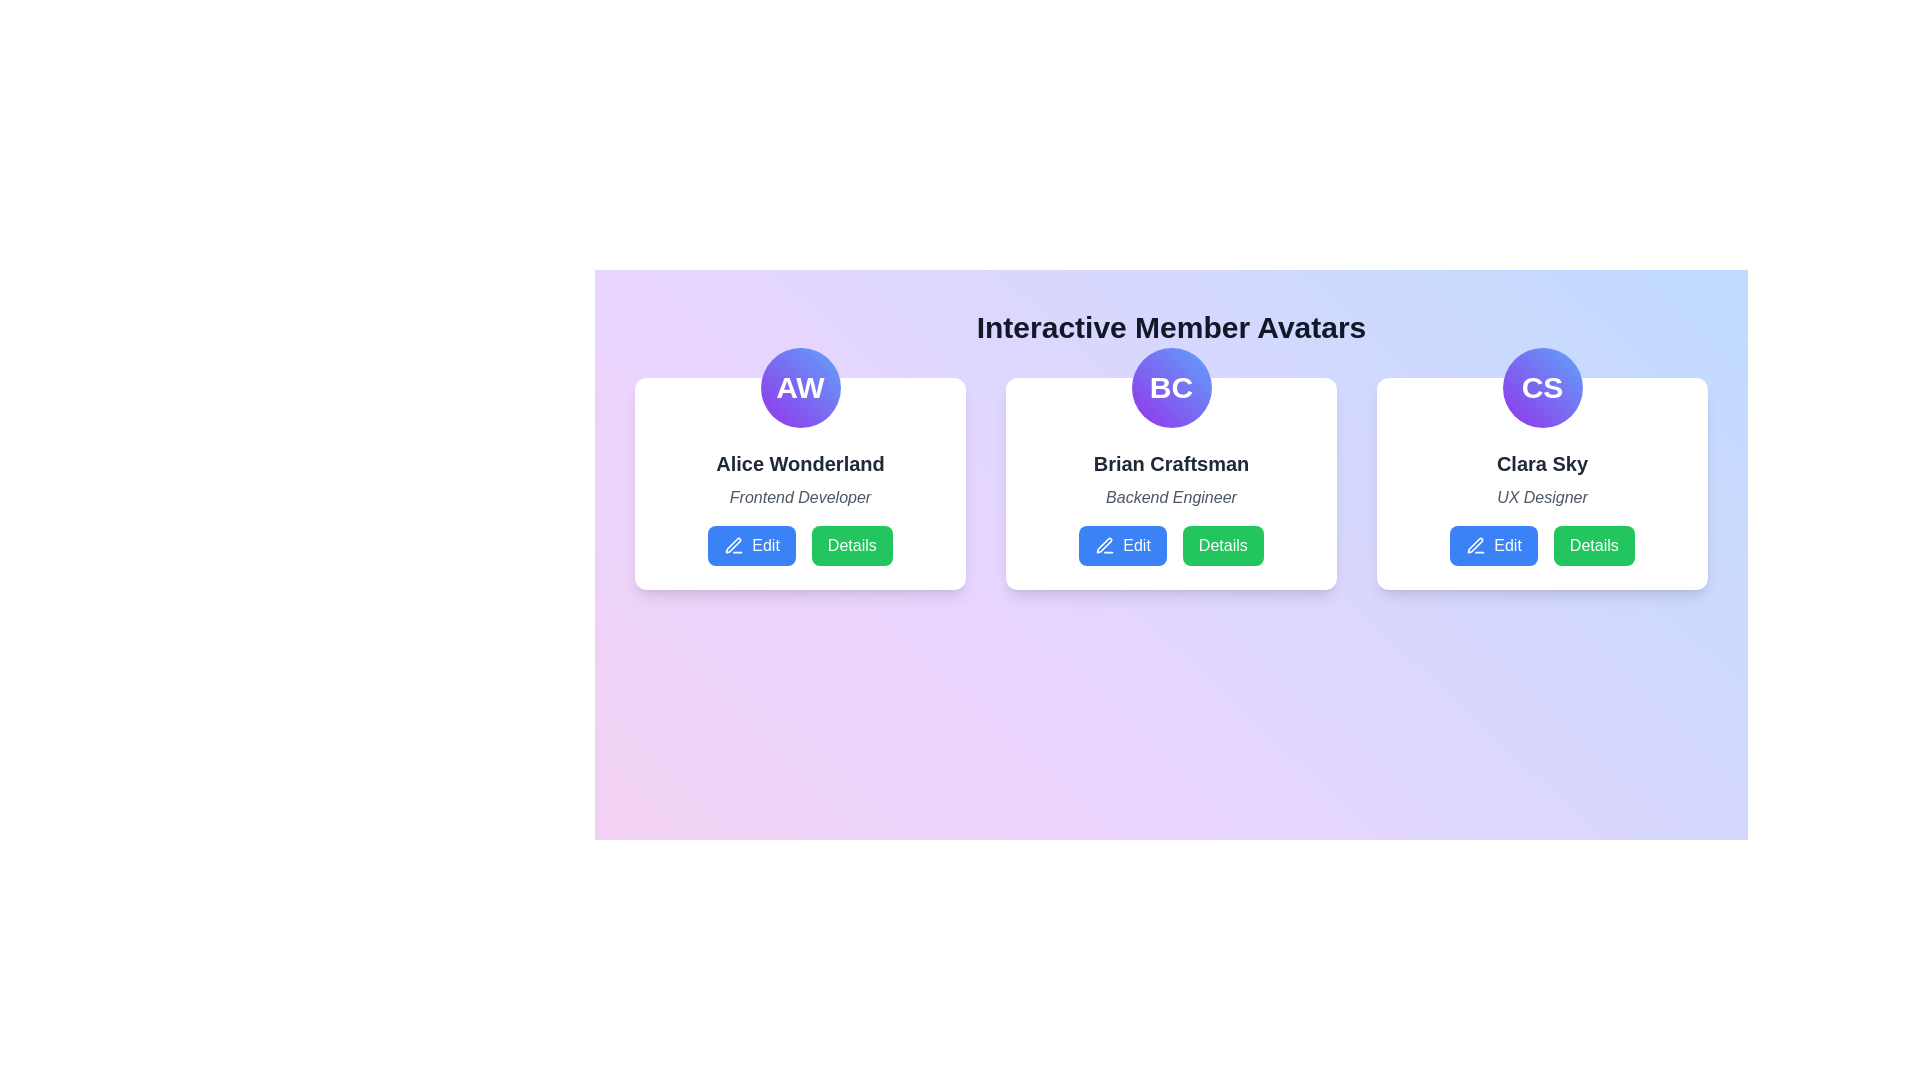  I want to click on the 'Edit' button, which is a rectangular button with a blue background and the text 'Edit' in white, located to the left of the 'Details' button, so click(1123, 546).